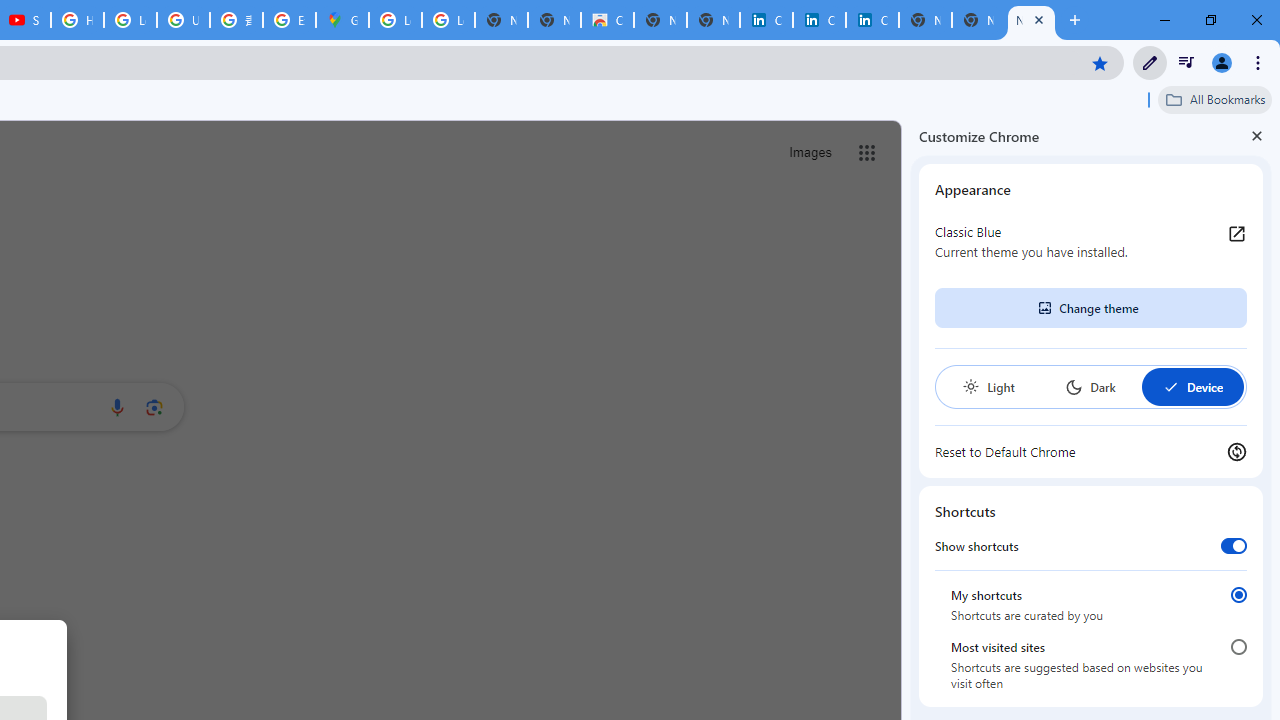 This screenshot has height=720, width=1280. I want to click on 'How Chrome protects your passwords - Google Chrome Help', so click(77, 20).